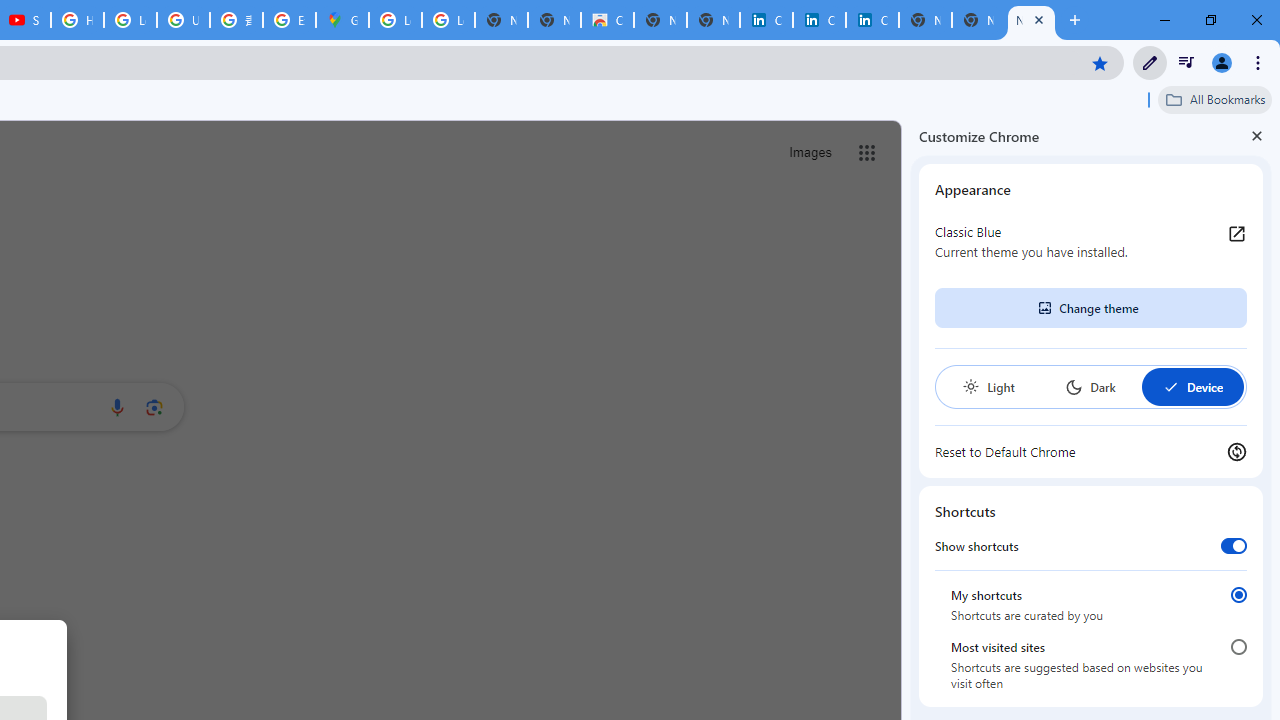 This screenshot has height=720, width=1280. I want to click on 'How Chrome protects your passwords - Google Chrome Help', so click(77, 20).